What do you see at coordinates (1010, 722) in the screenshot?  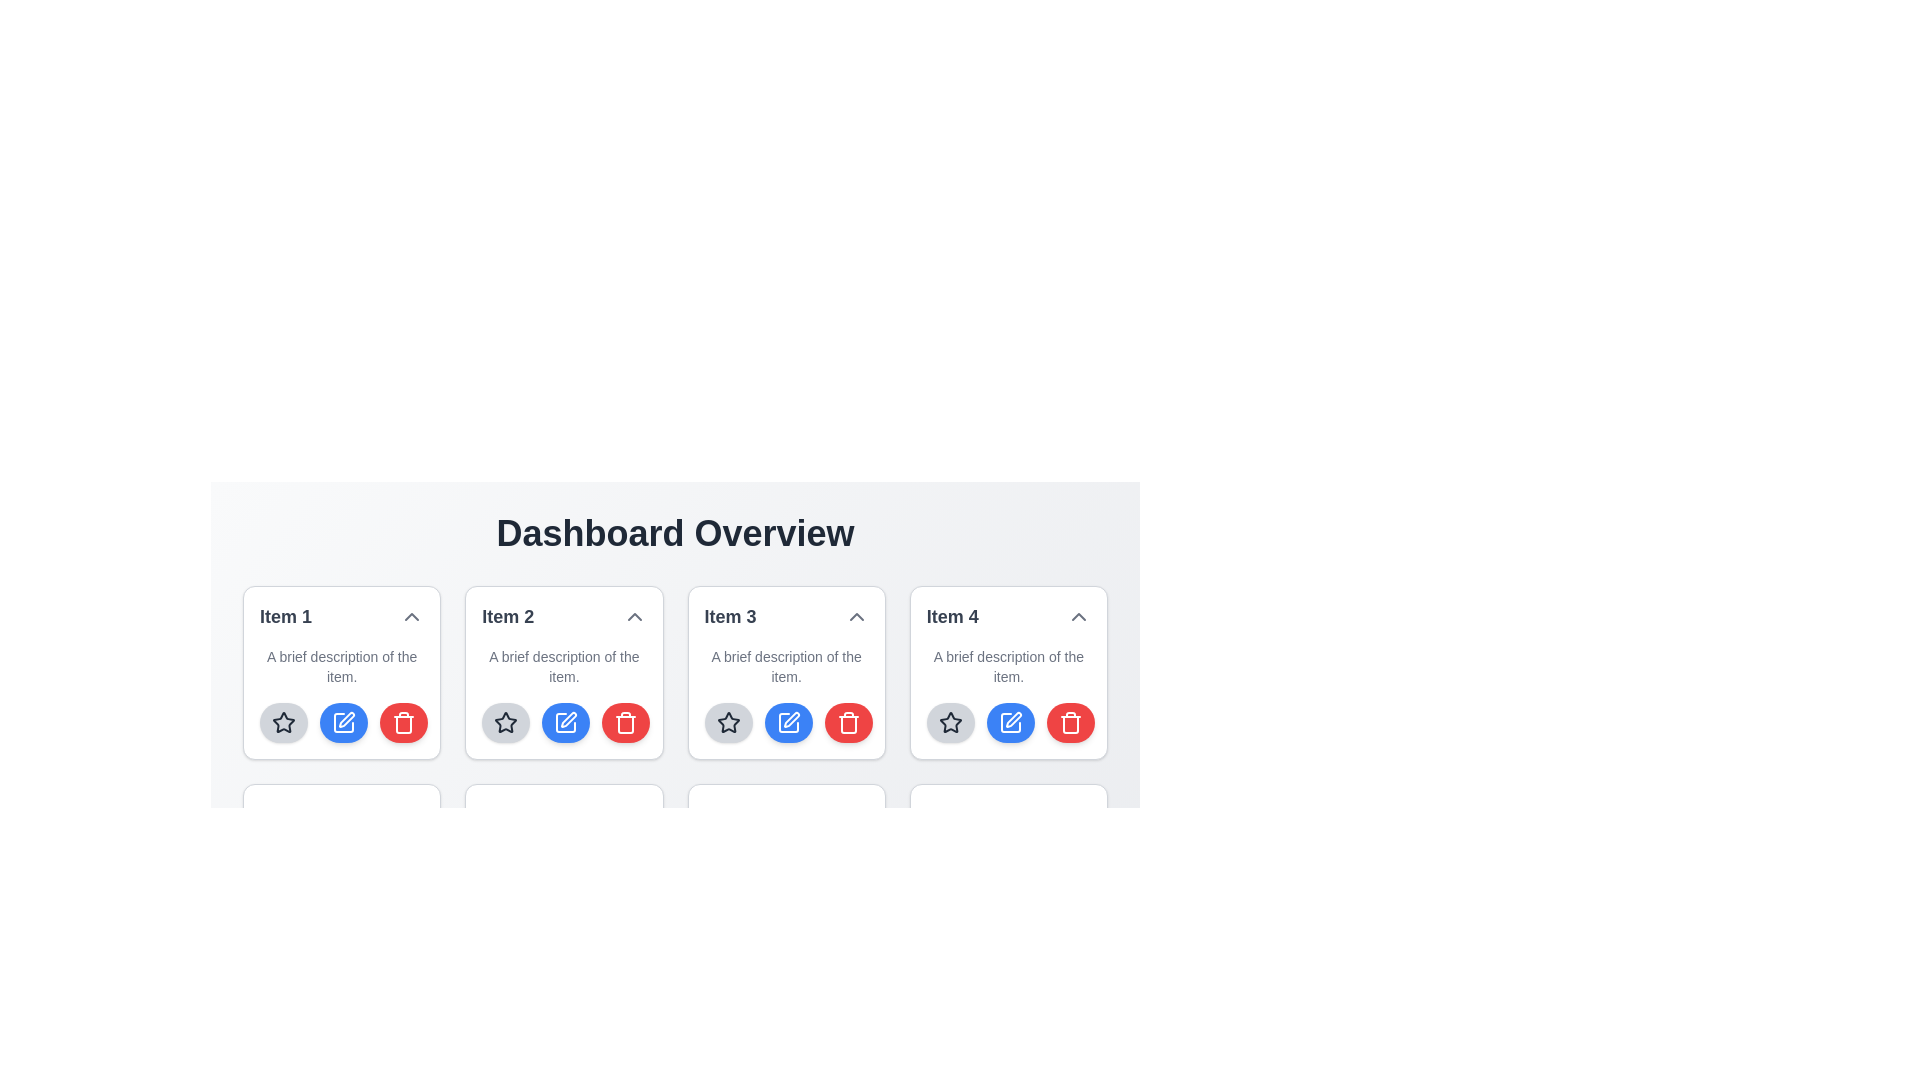 I see `the button at the bottom center of 'Item 4' card to receive a visual response if enabled` at bounding box center [1010, 722].